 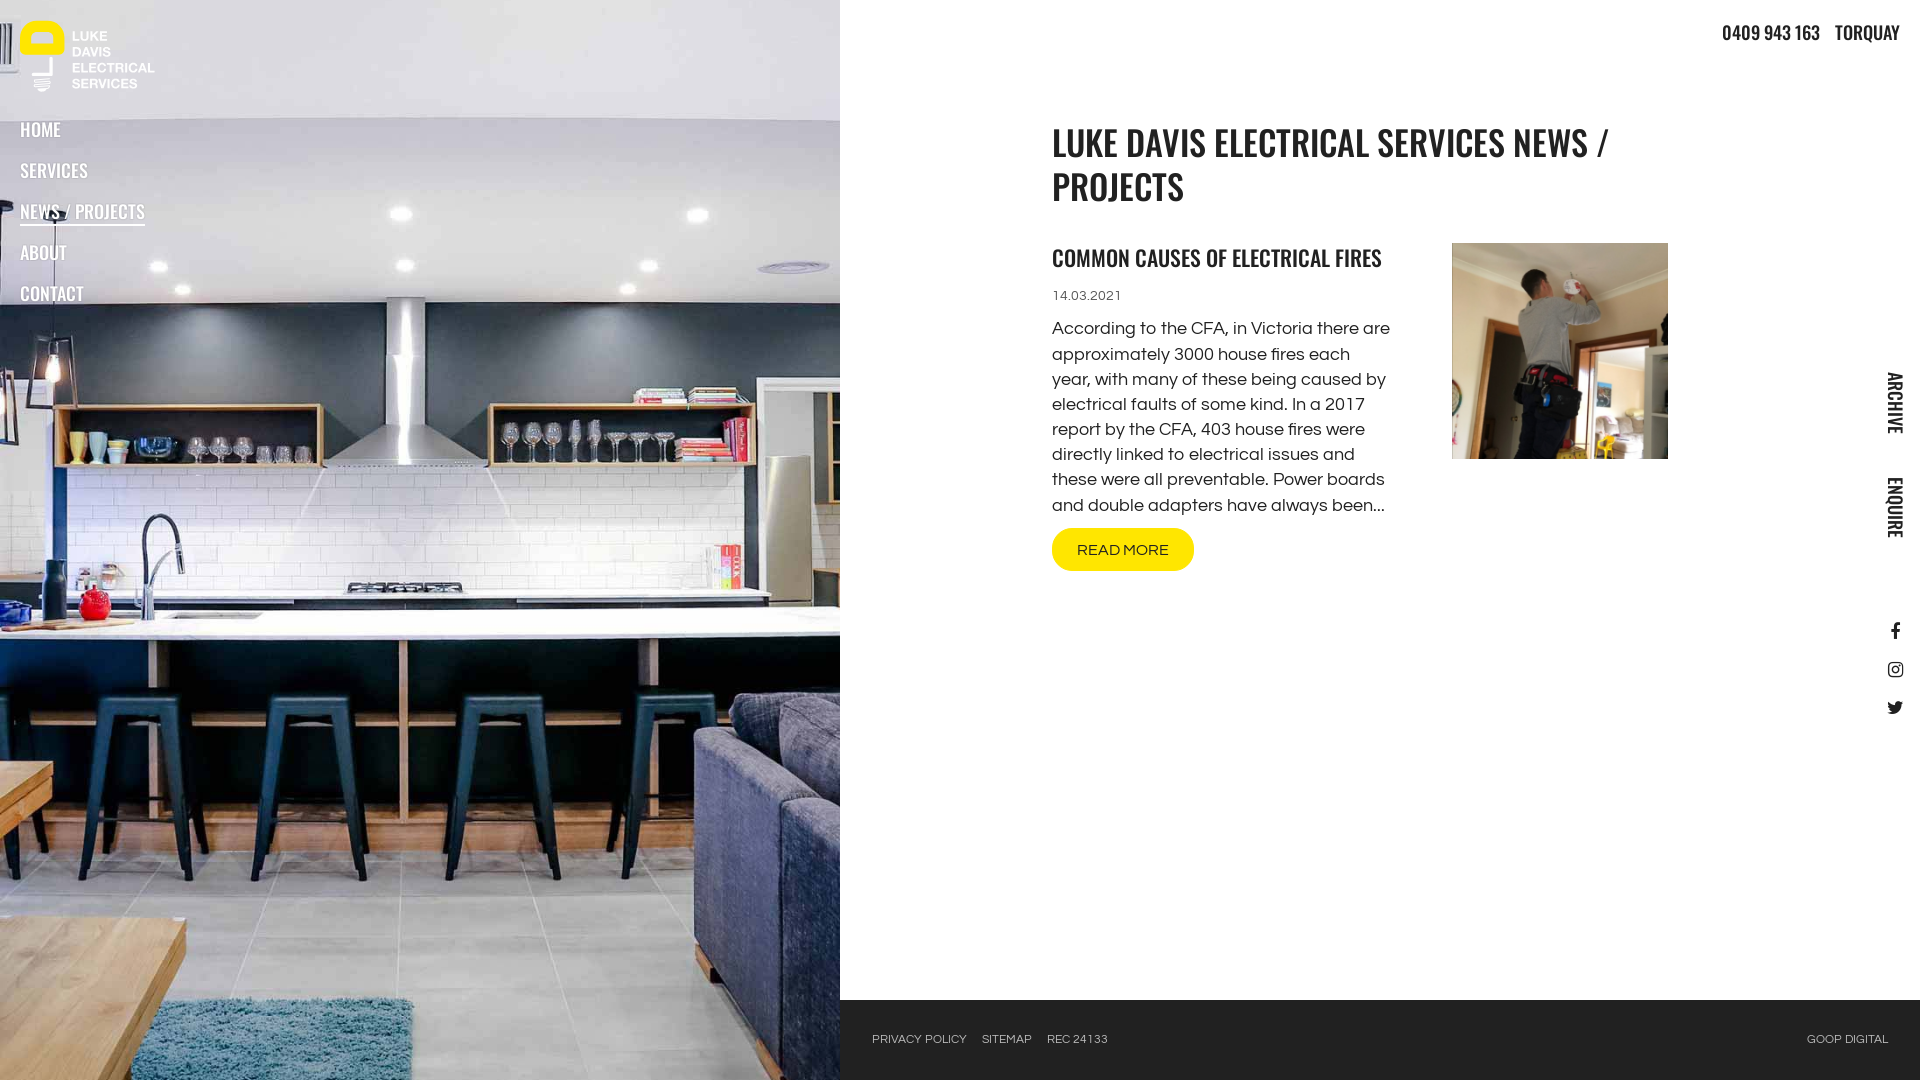 I want to click on 'READ MORE', so click(x=1050, y=550).